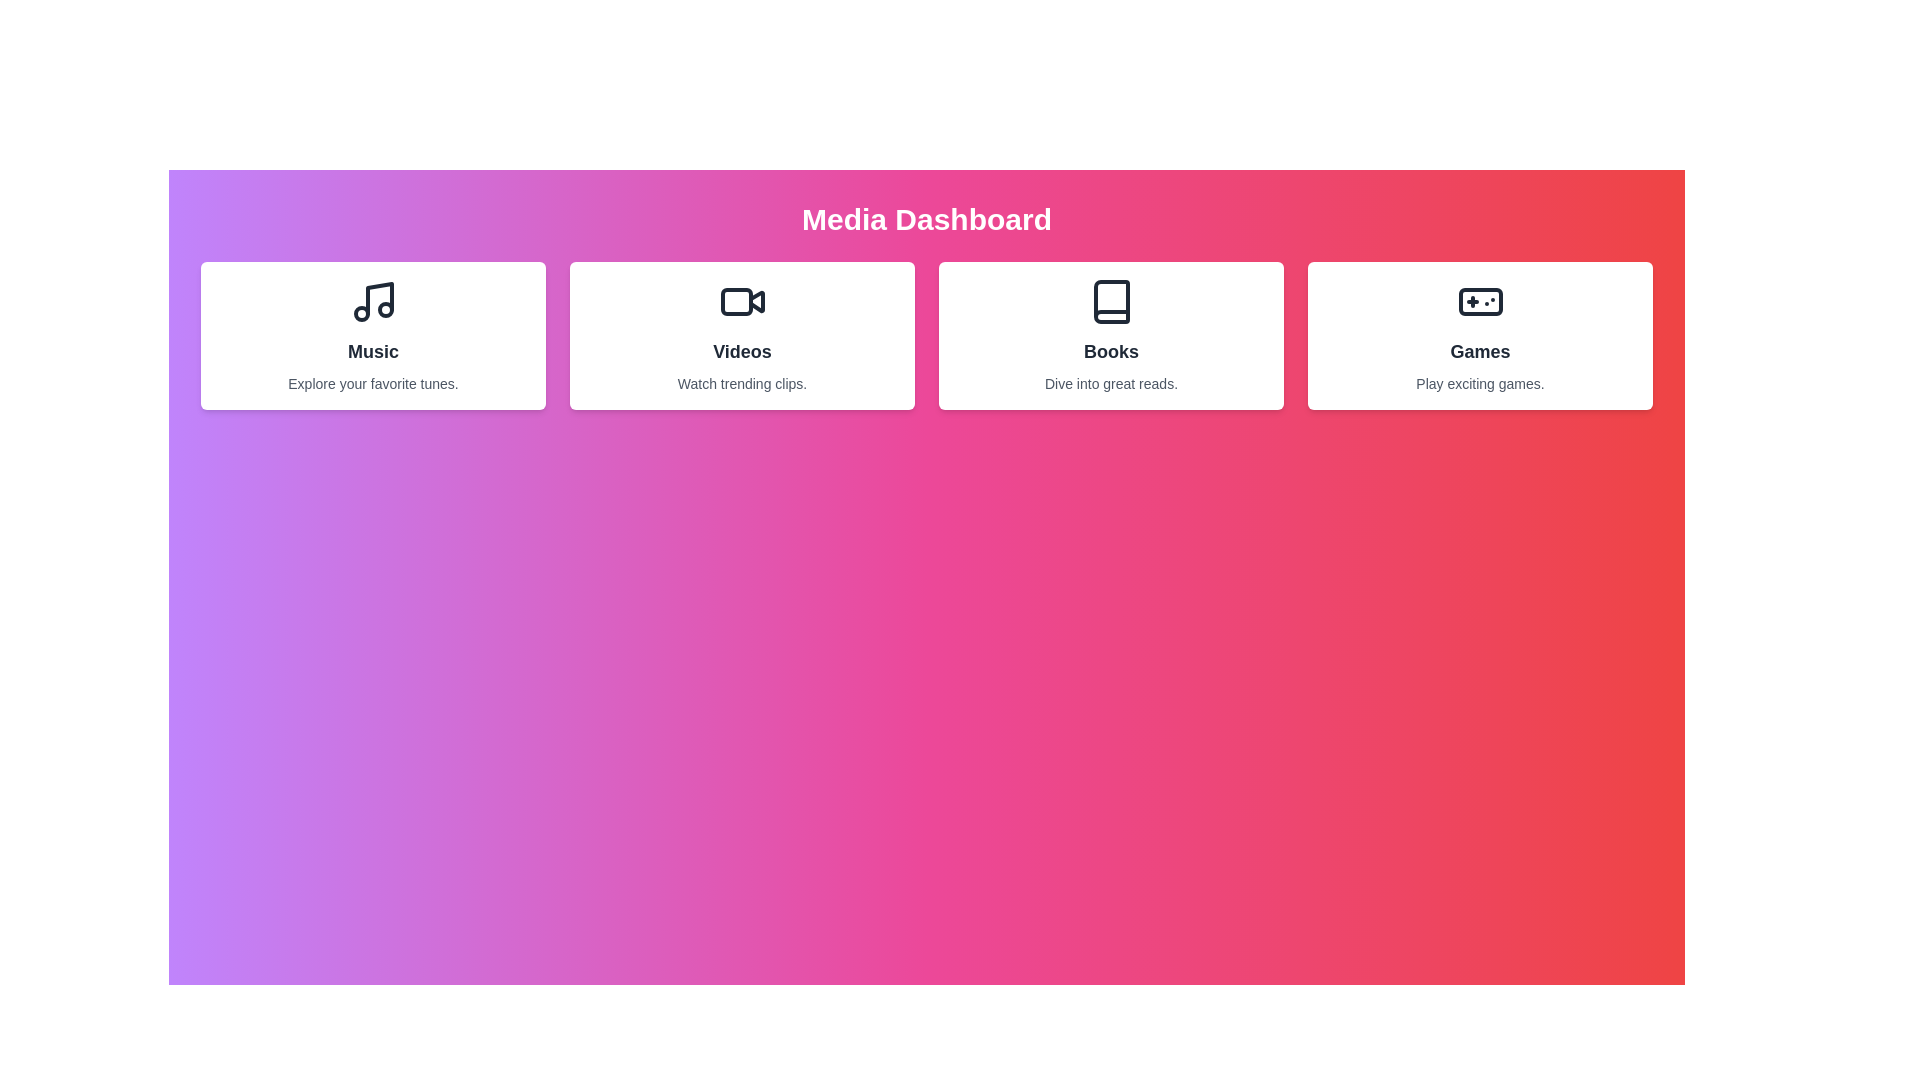 This screenshot has width=1920, height=1080. What do you see at coordinates (1110, 350) in the screenshot?
I see `the 'Books' text label, which is a bold heading displayed in a card component, centered among four horizontally aligned cards in the application interface` at bounding box center [1110, 350].